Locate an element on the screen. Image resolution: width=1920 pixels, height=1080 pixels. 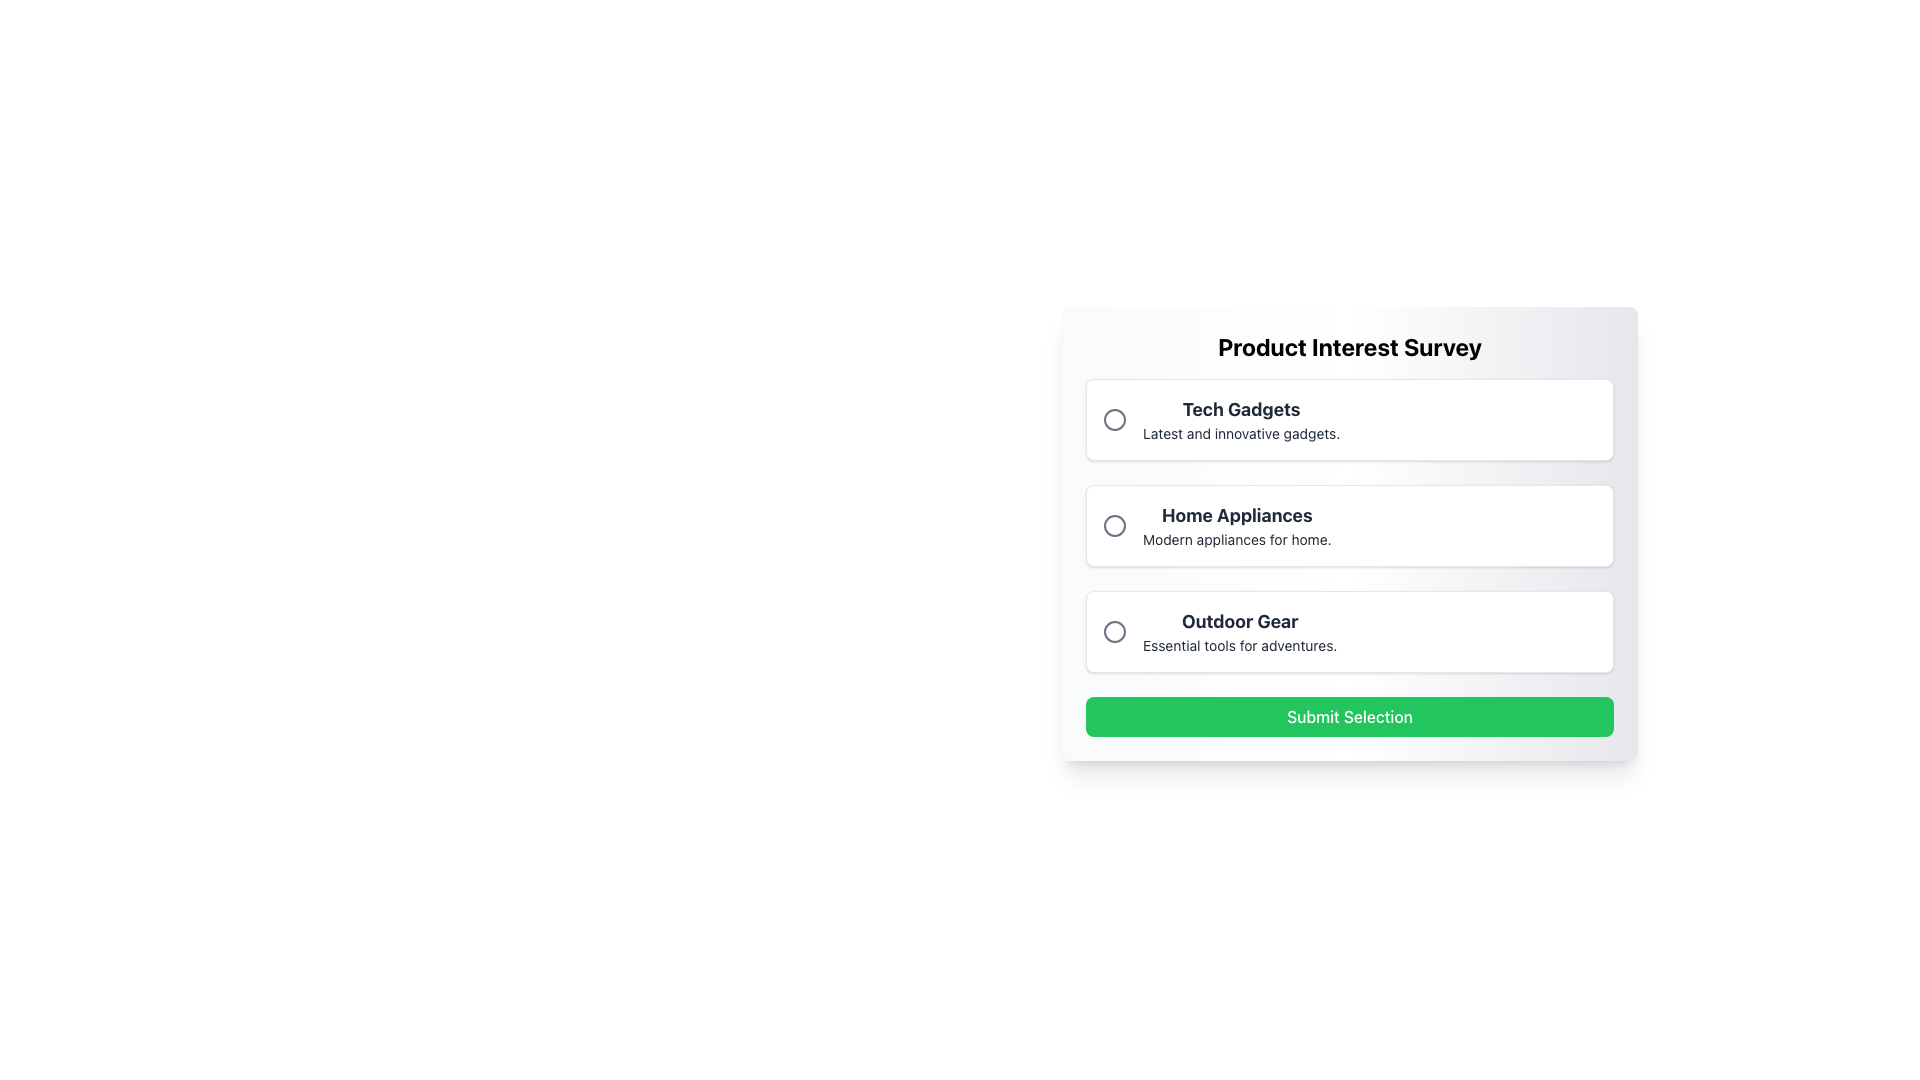
the 'Tech Gadgets' text label, which is prominently styled in bold and large font at the top of the survey interface is located at coordinates (1240, 408).